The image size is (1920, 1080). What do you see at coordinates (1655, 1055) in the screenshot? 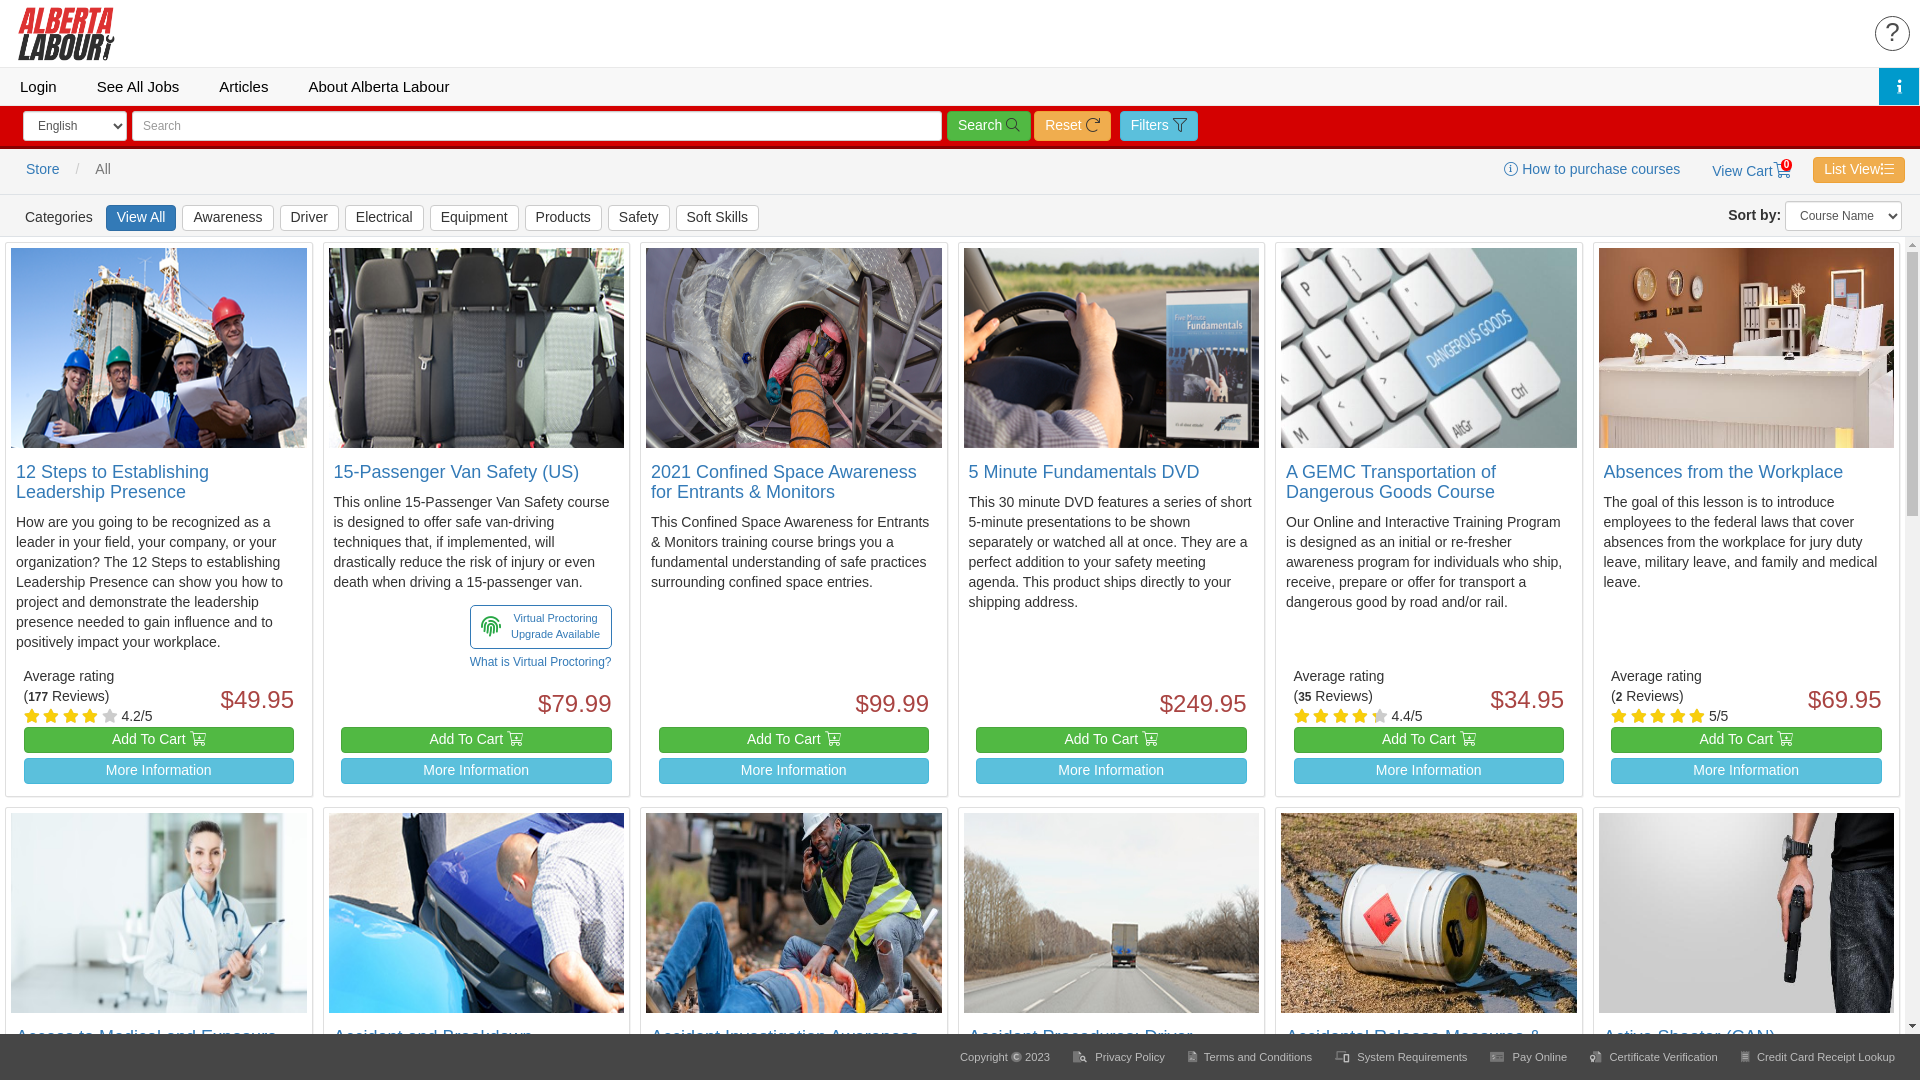
I see `'Certificate Verification'` at bounding box center [1655, 1055].